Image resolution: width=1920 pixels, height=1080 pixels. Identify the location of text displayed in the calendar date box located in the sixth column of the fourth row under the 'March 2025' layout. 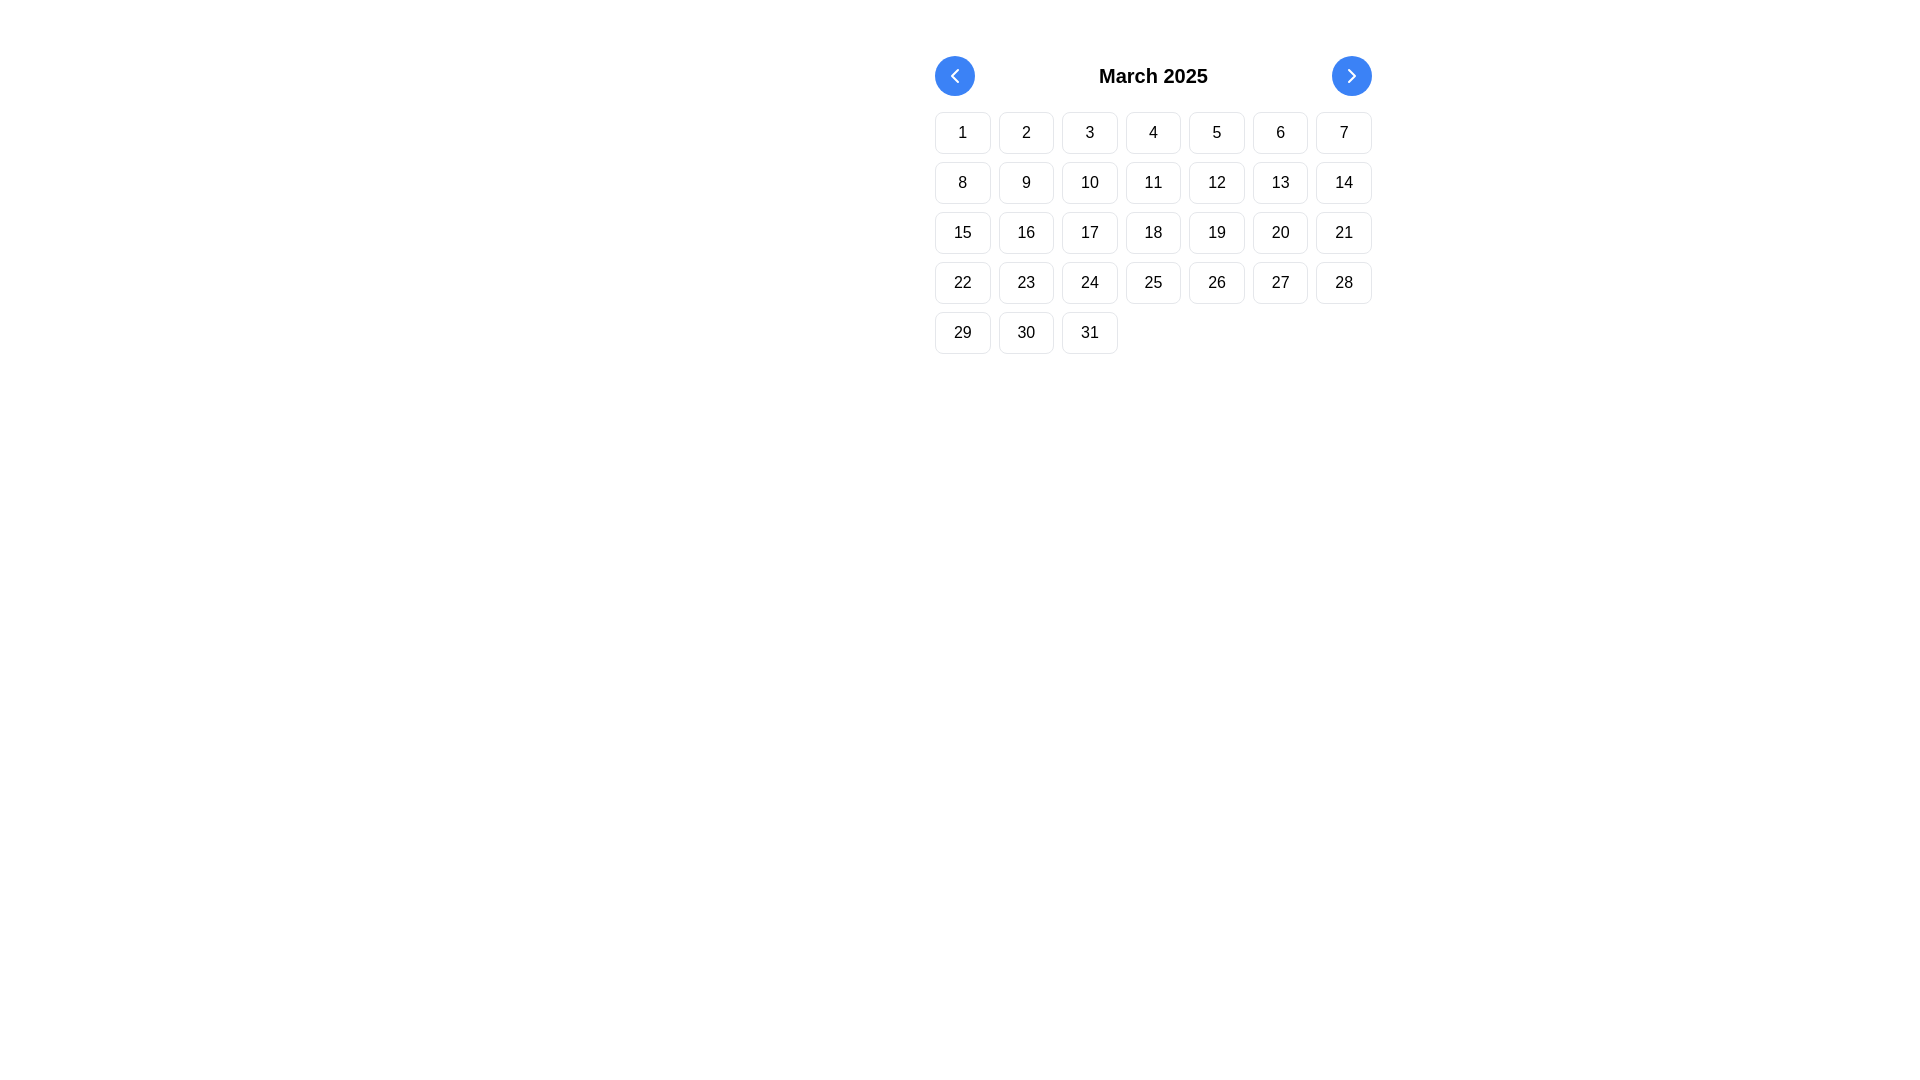
(1216, 282).